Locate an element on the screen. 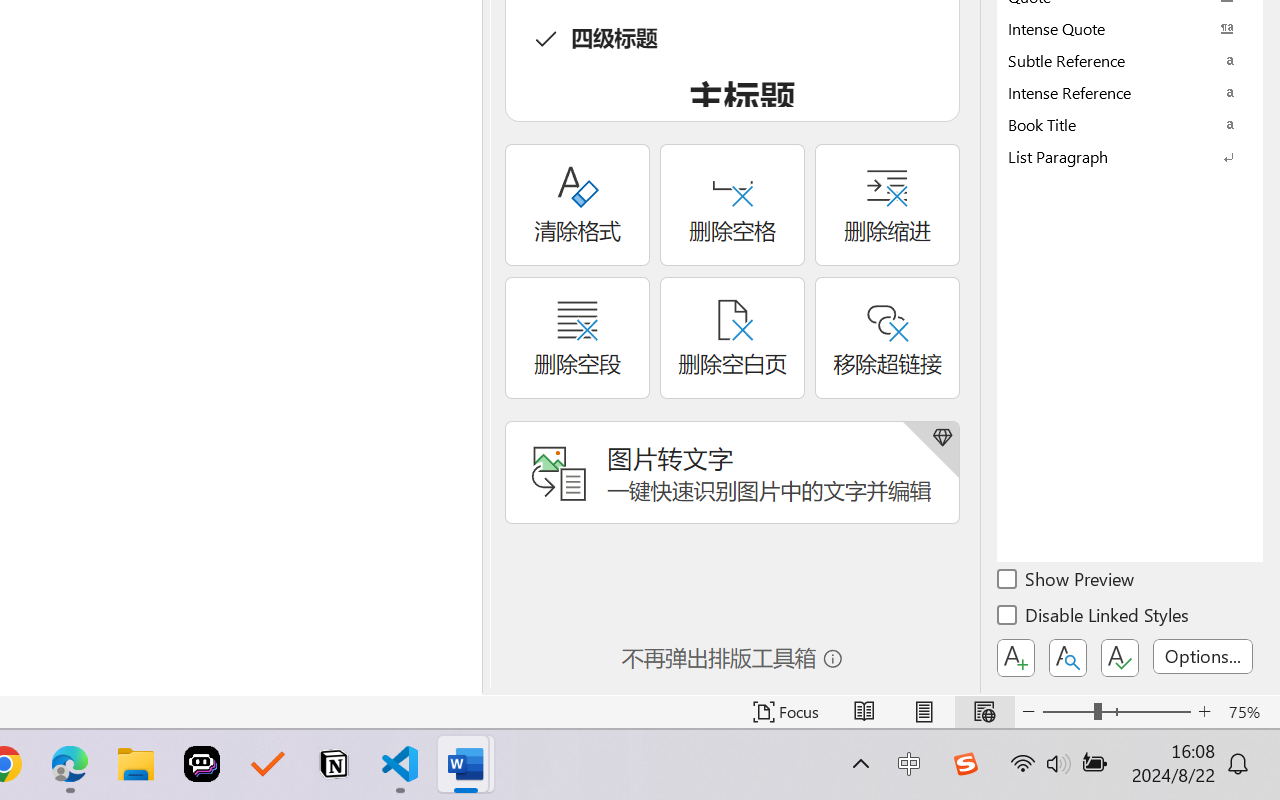  'Show Preview' is located at coordinates (1066, 581).